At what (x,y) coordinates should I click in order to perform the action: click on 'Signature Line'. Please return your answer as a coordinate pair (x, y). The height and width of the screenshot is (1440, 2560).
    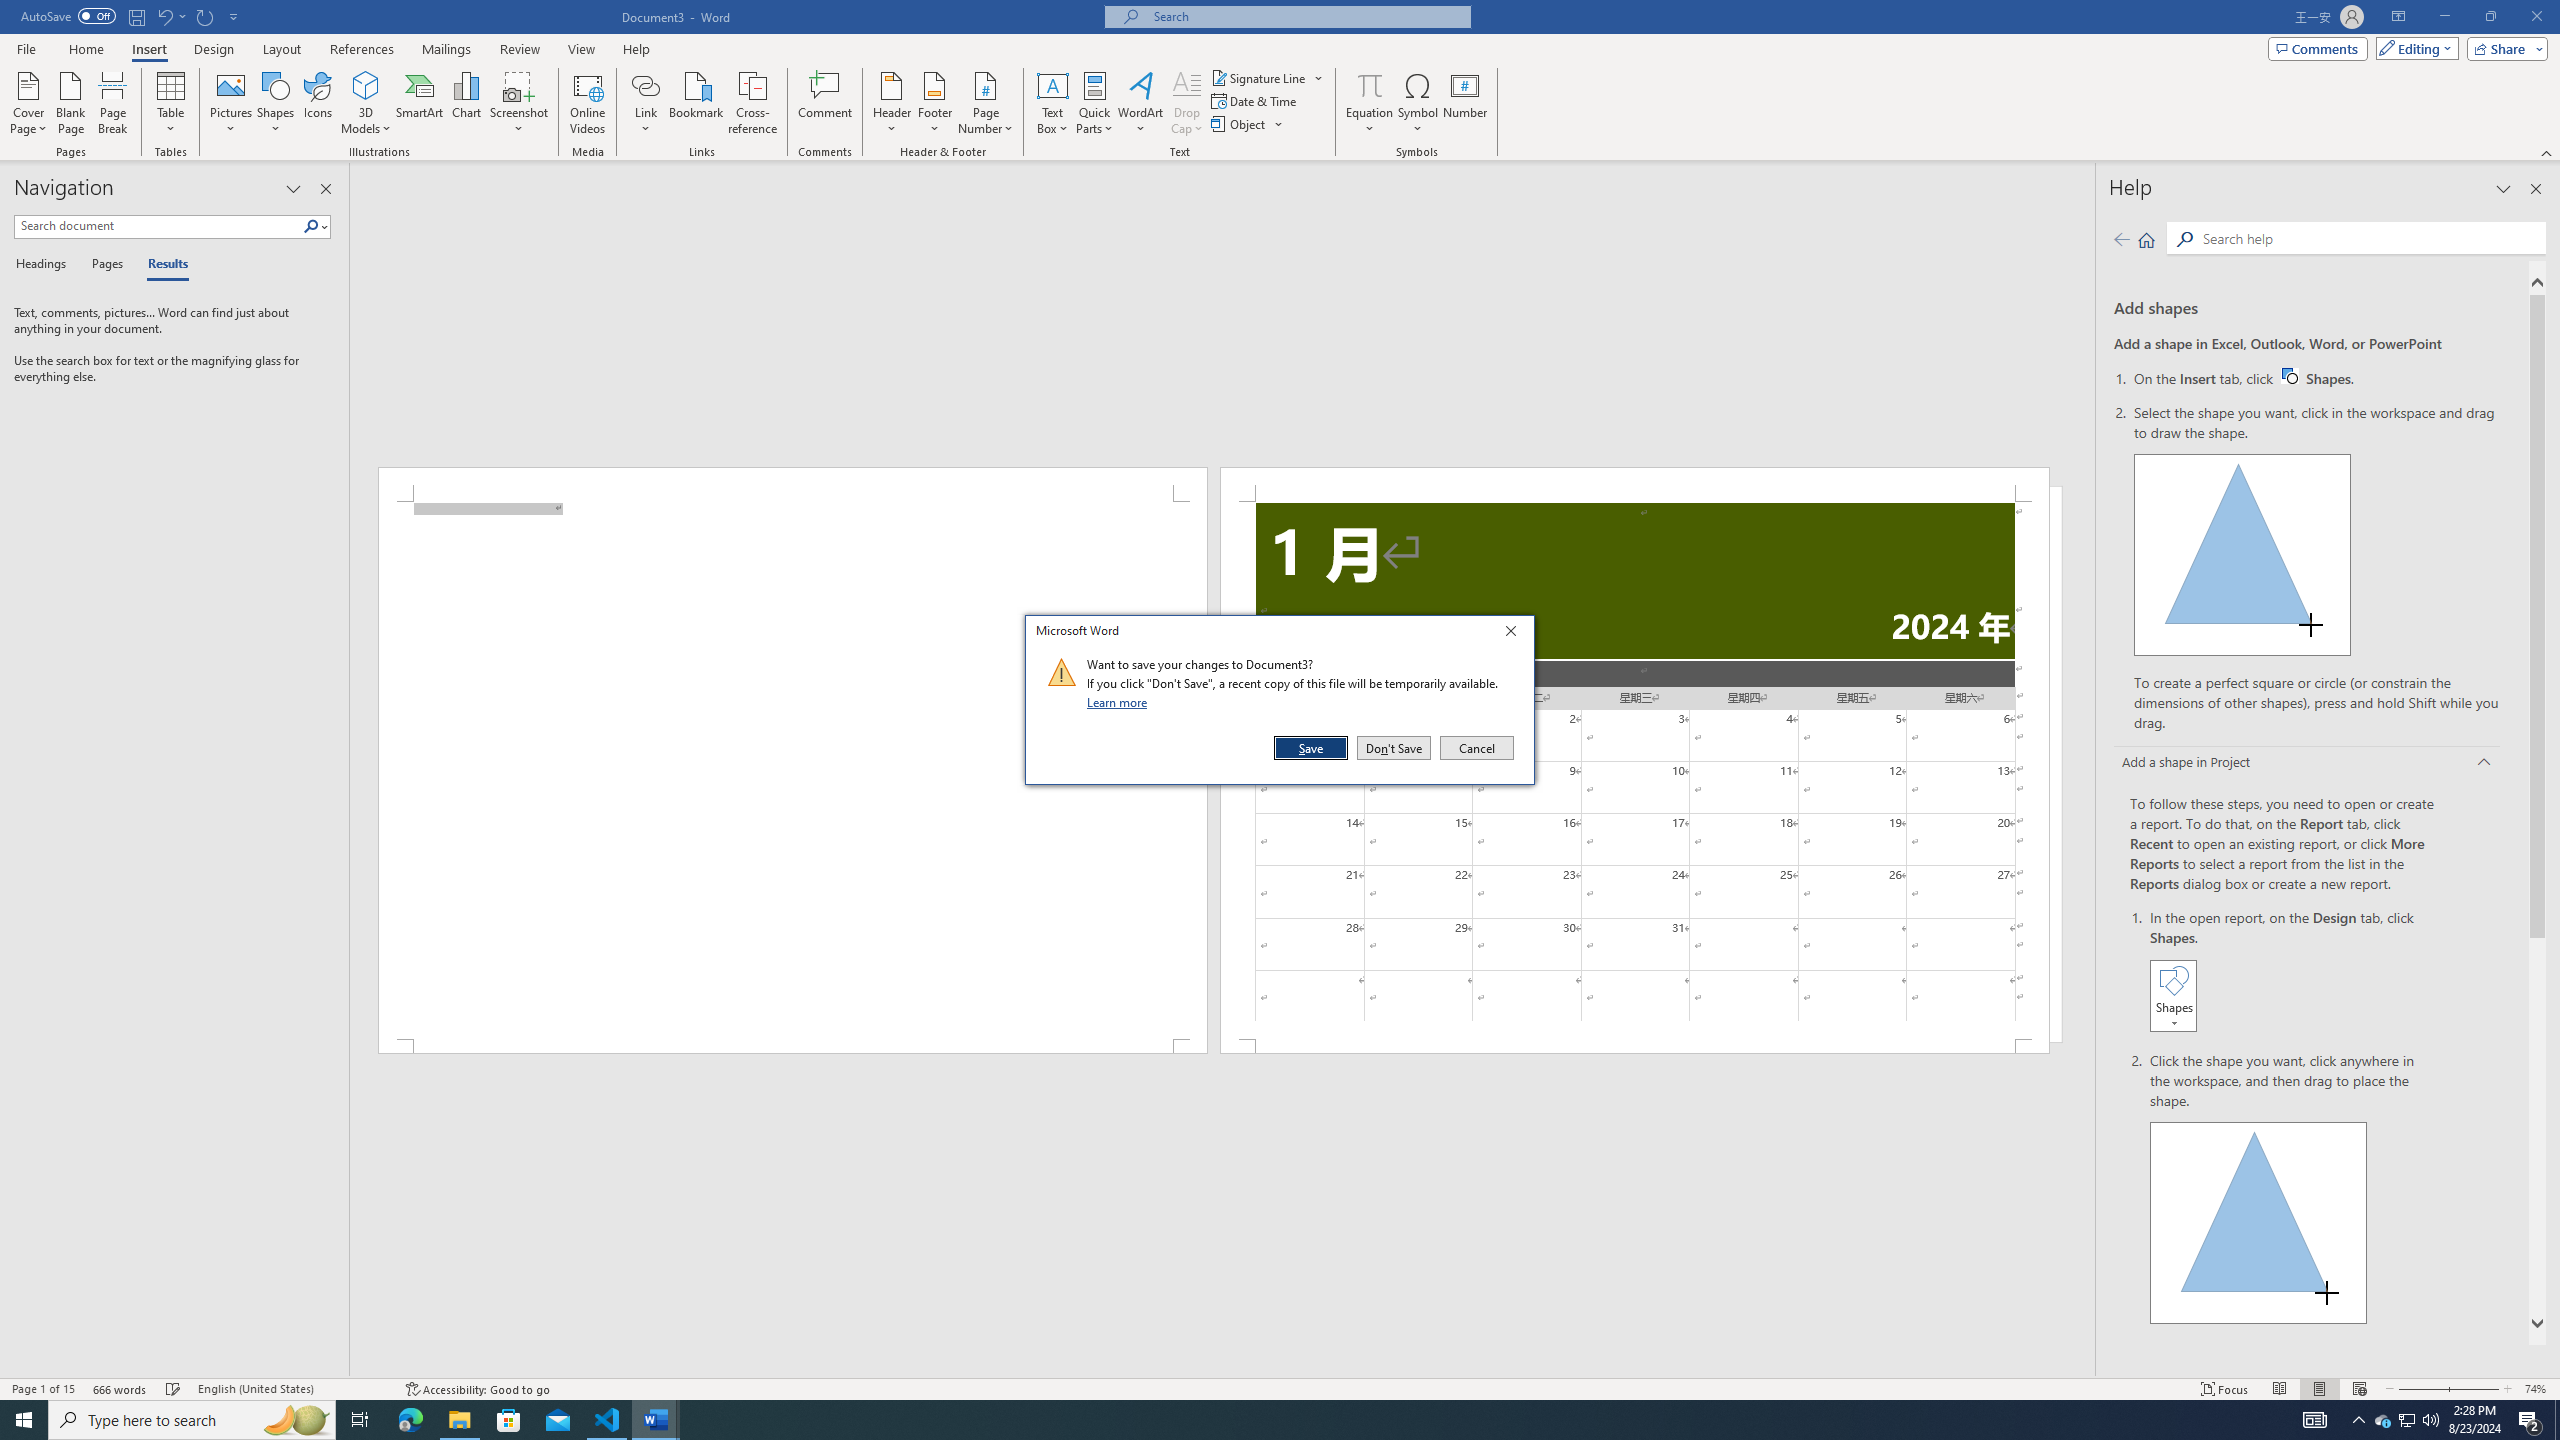
    Looking at the image, I should click on (1259, 77).